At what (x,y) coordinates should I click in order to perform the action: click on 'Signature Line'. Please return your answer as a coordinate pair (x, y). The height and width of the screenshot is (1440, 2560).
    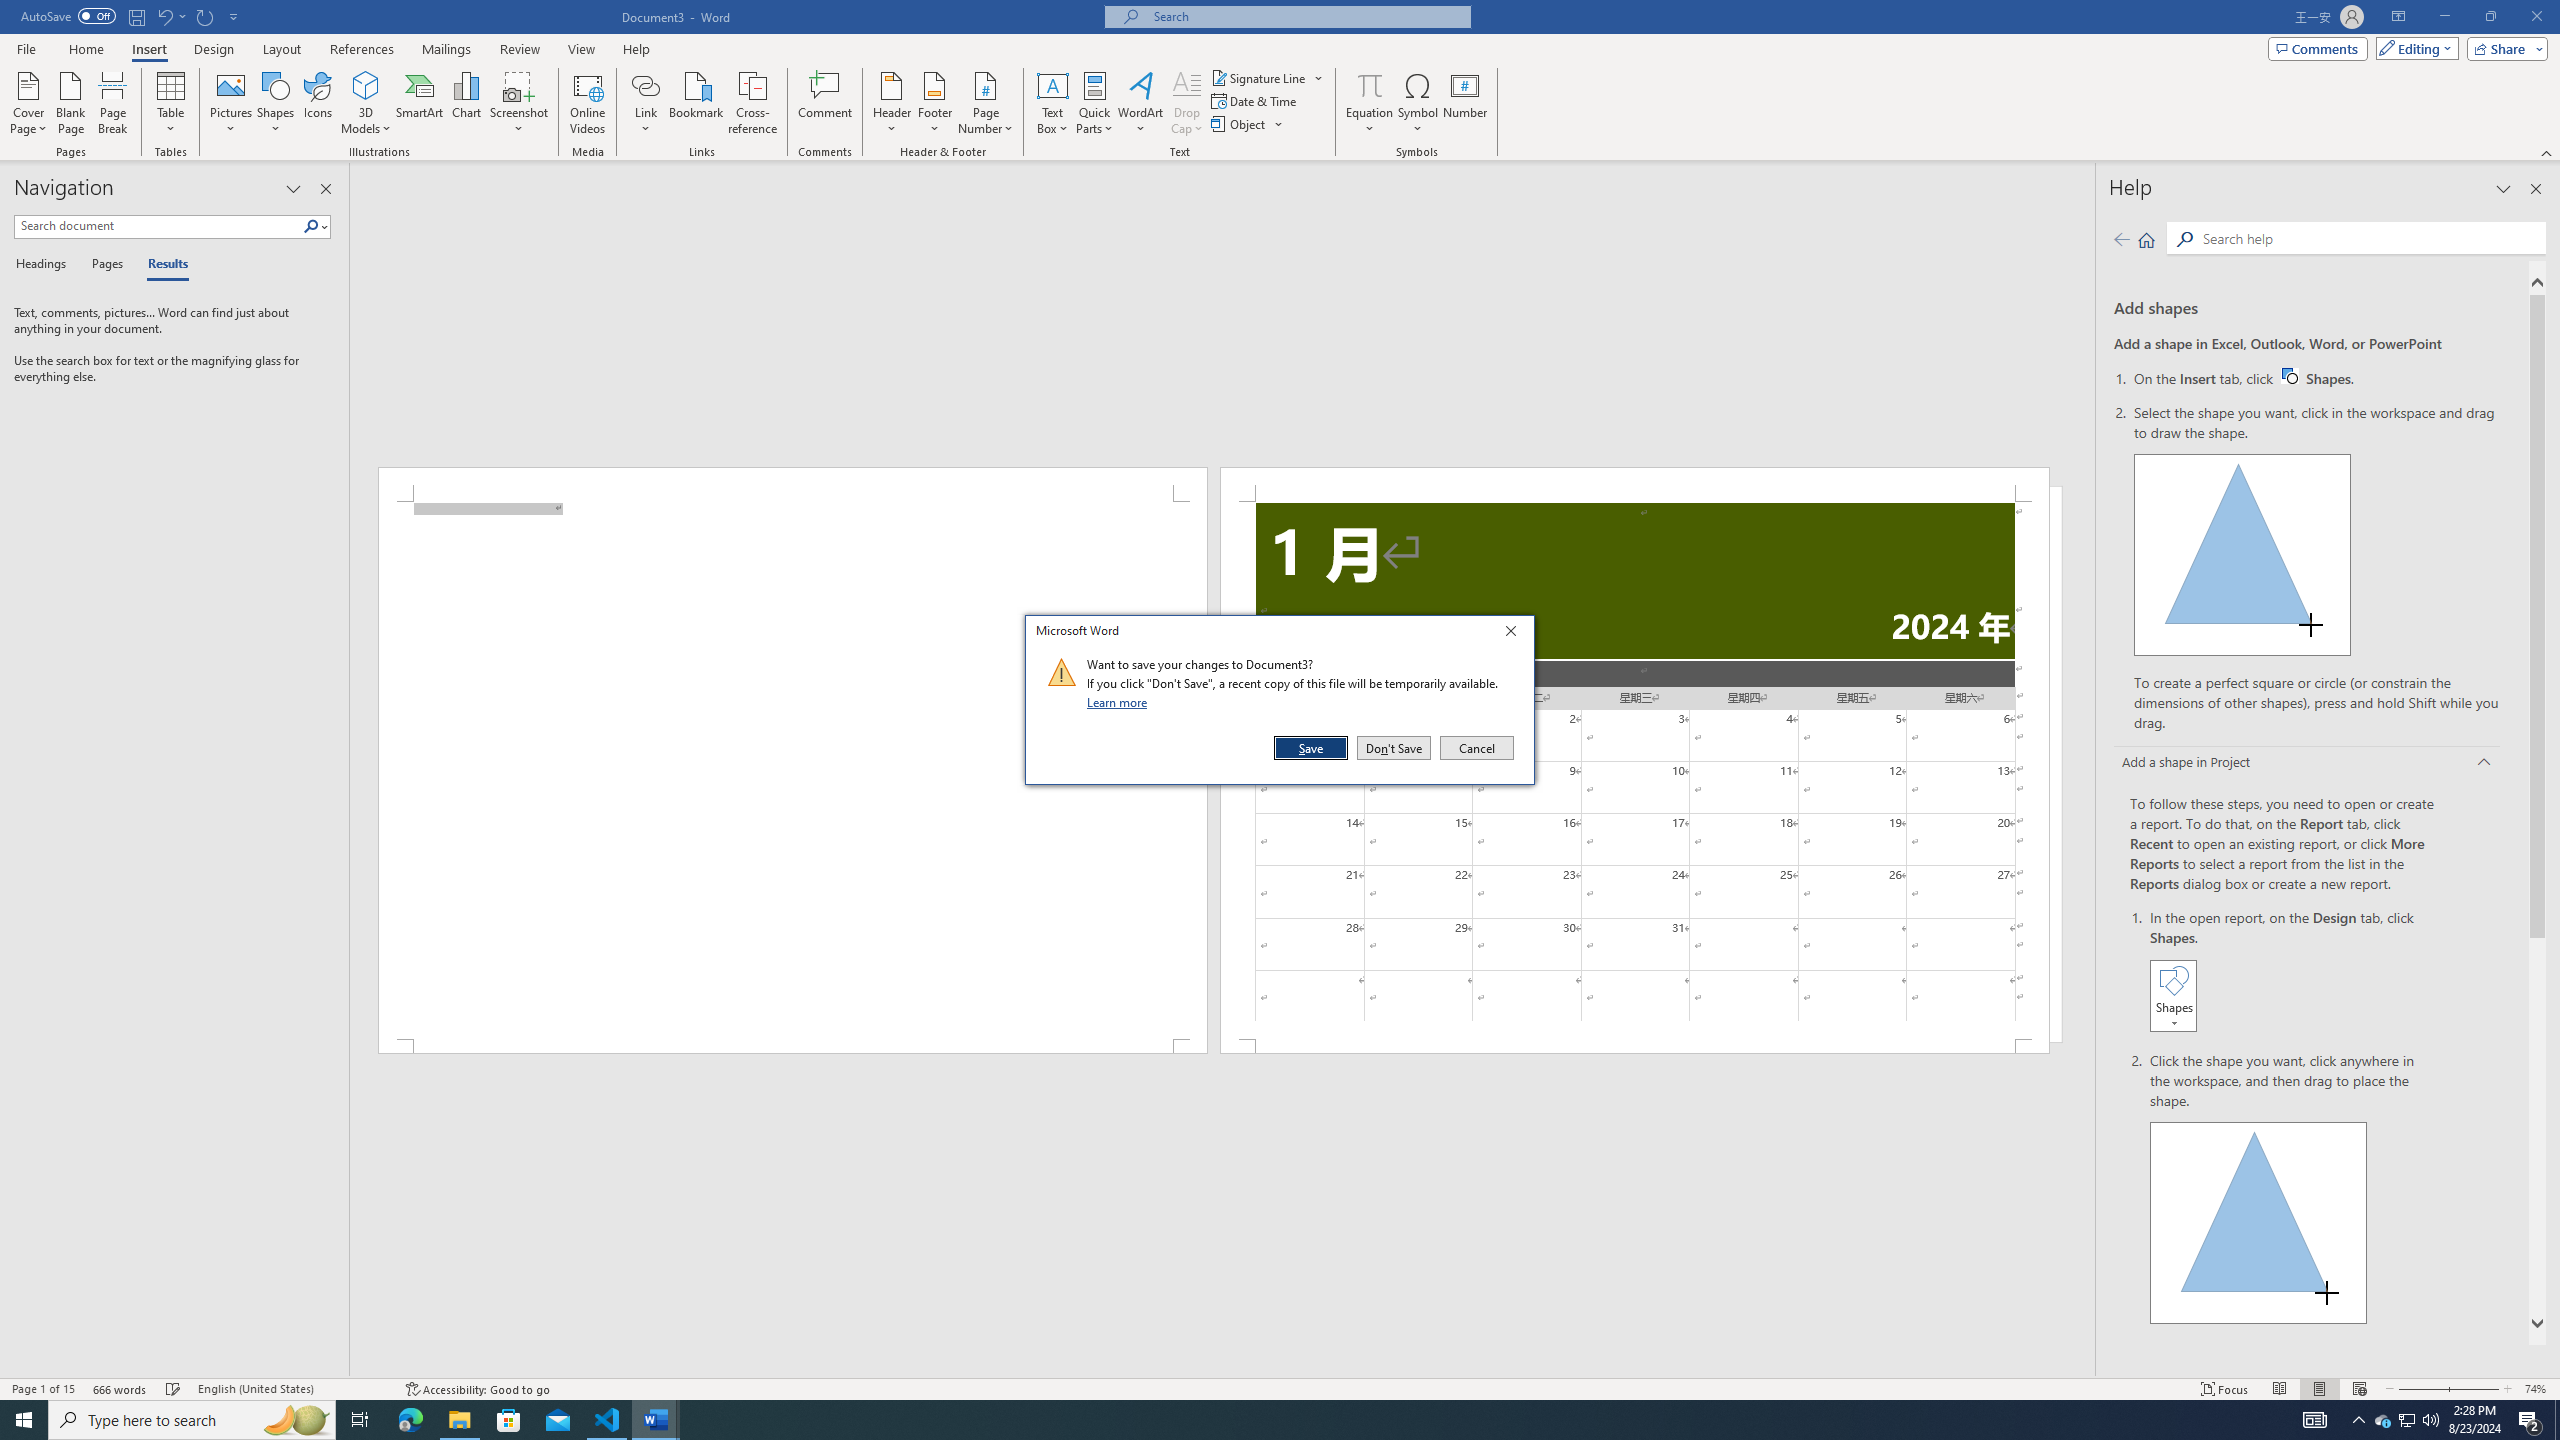
    Looking at the image, I should click on (1259, 77).